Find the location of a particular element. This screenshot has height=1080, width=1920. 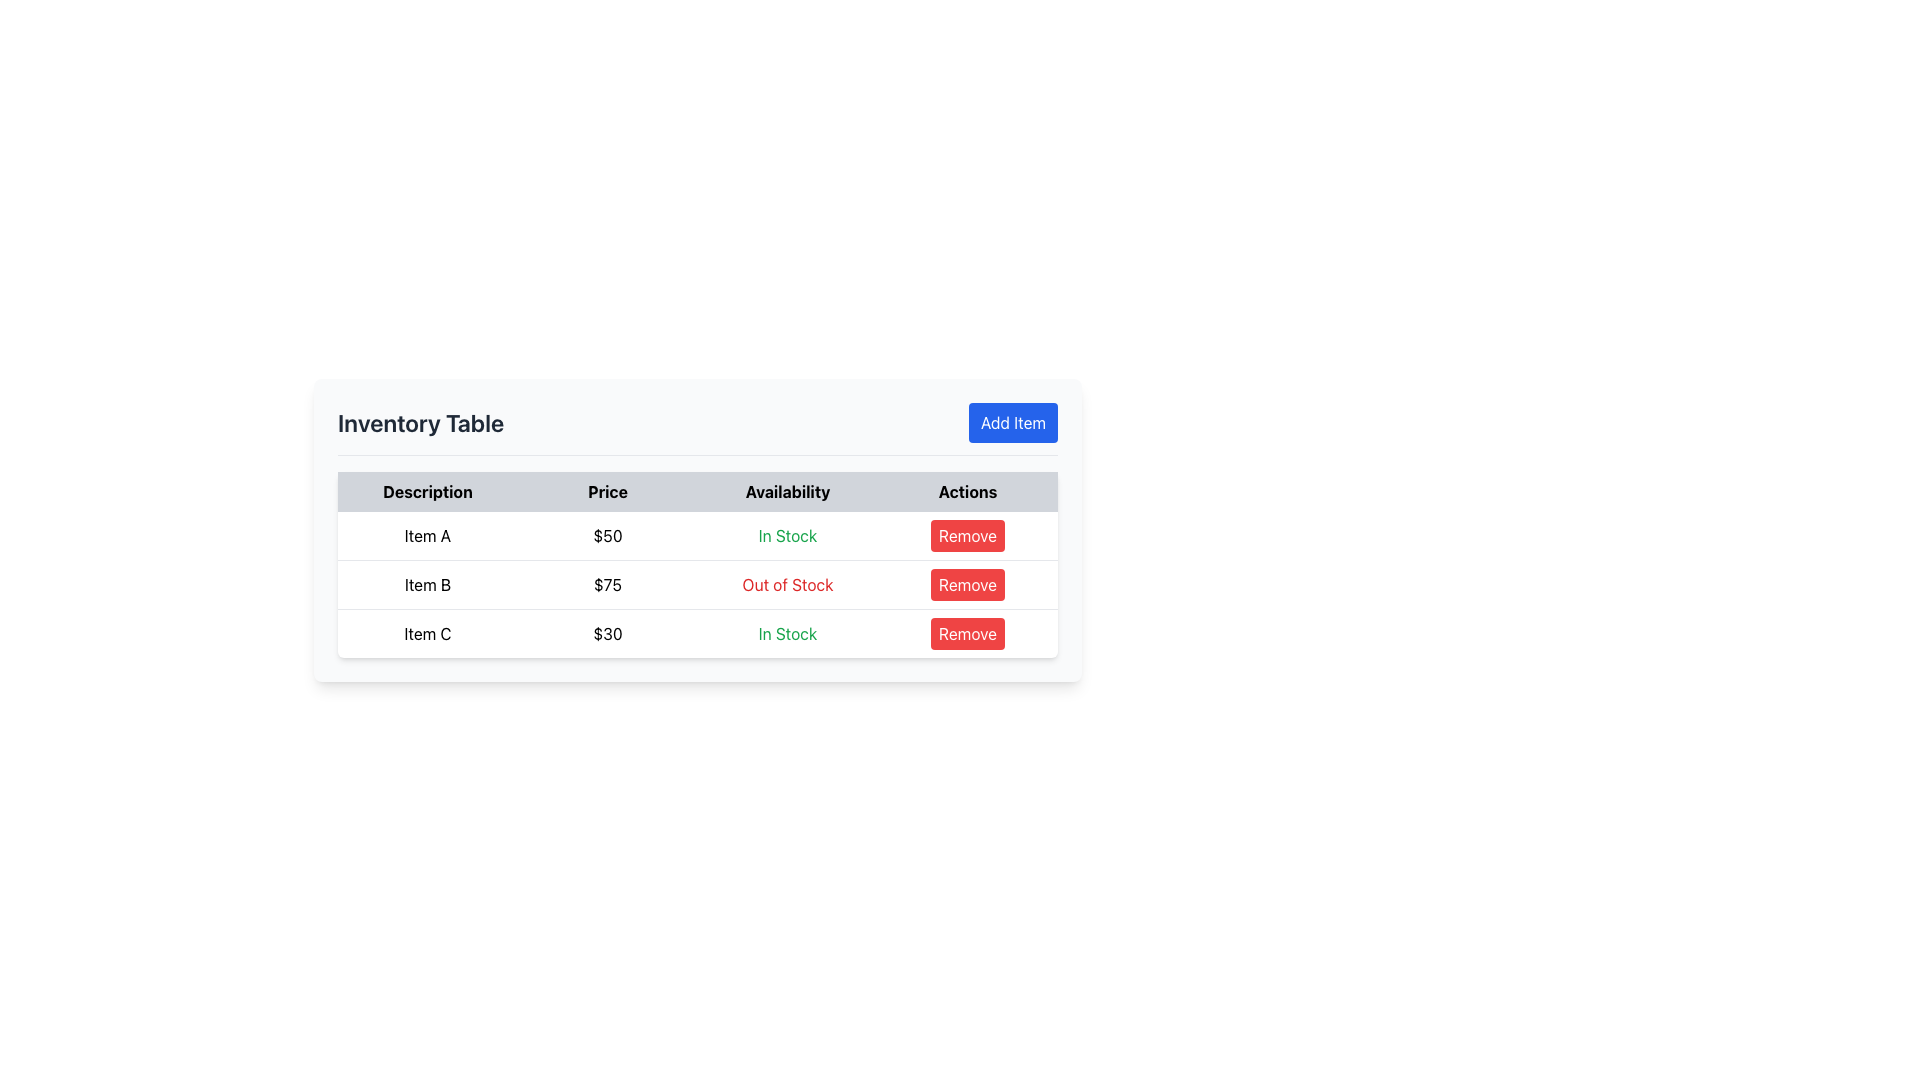

status indicator text that shows the availability of Item C in the inventory table, located in the 'Availability' column of the third row, following the text '$30' is located at coordinates (786, 632).